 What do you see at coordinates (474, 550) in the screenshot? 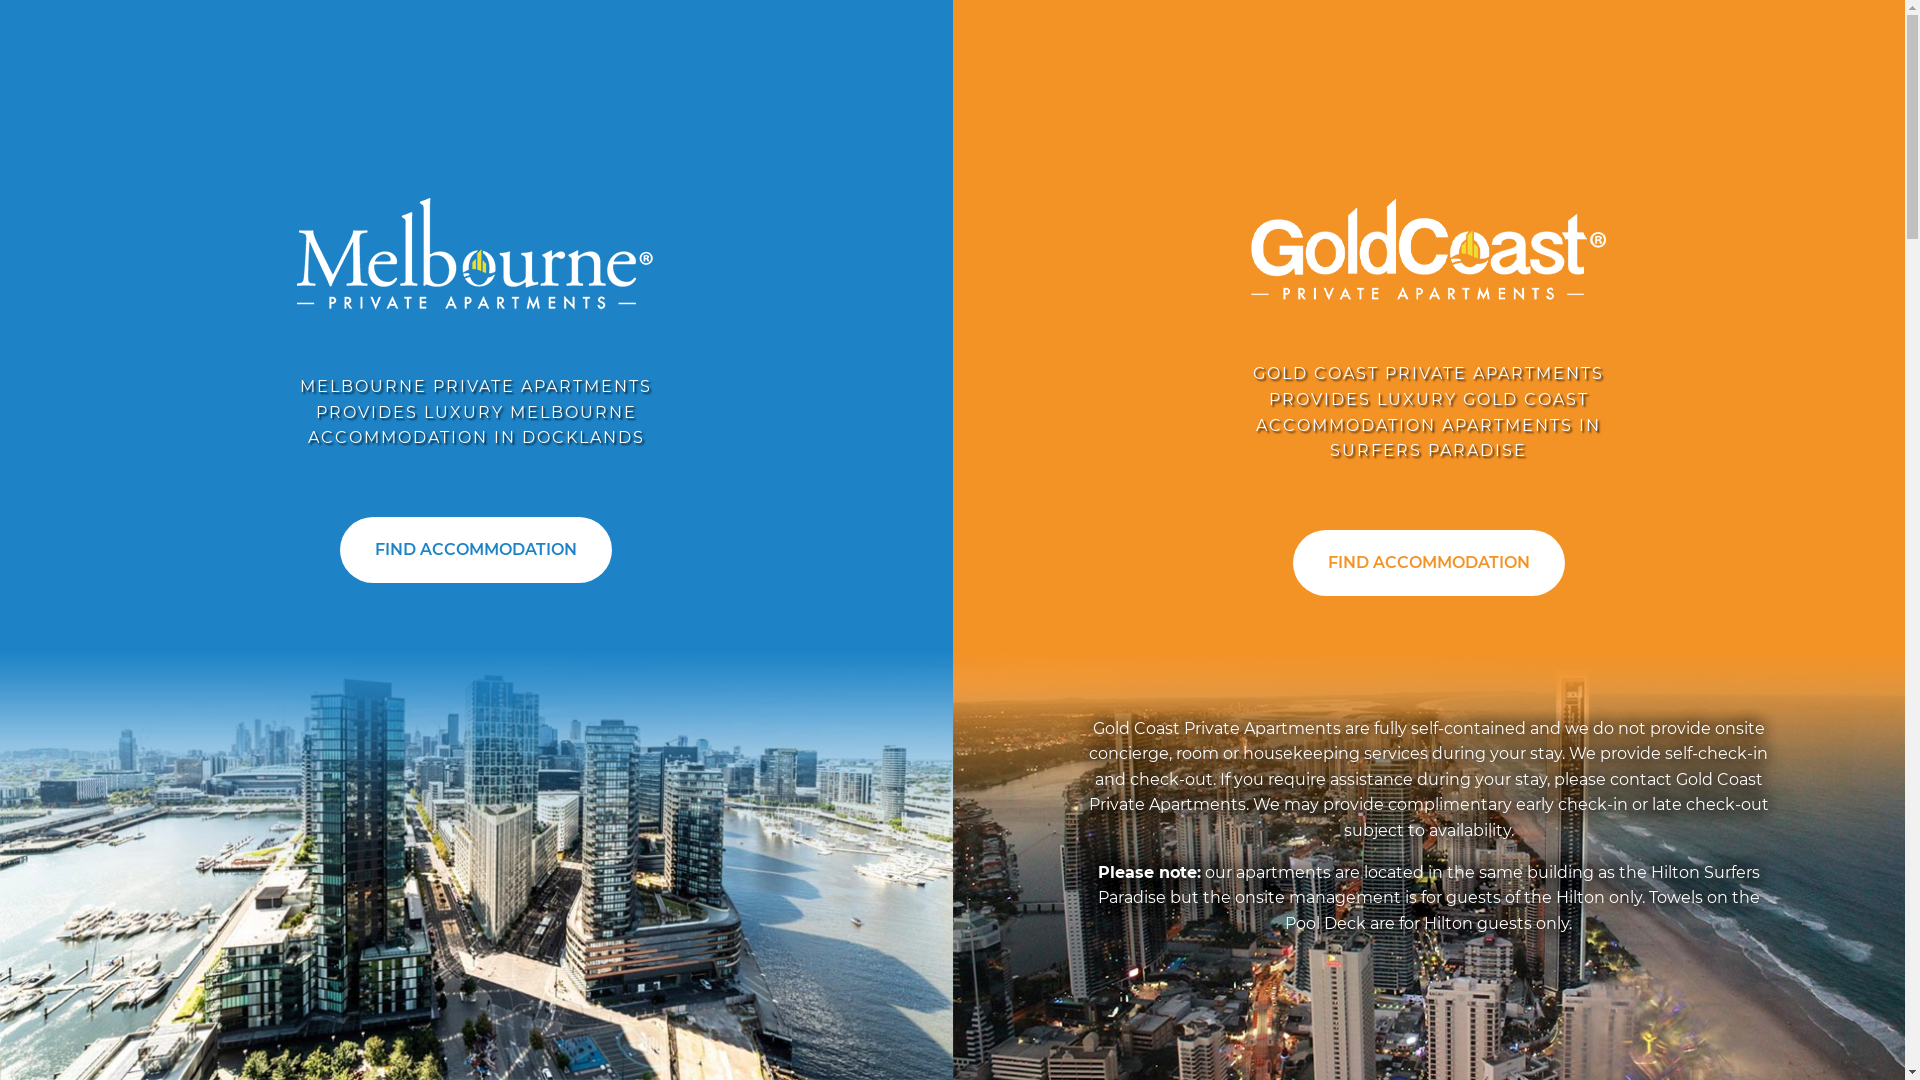
I see `'FIND ACCOMMODATION'` at bounding box center [474, 550].